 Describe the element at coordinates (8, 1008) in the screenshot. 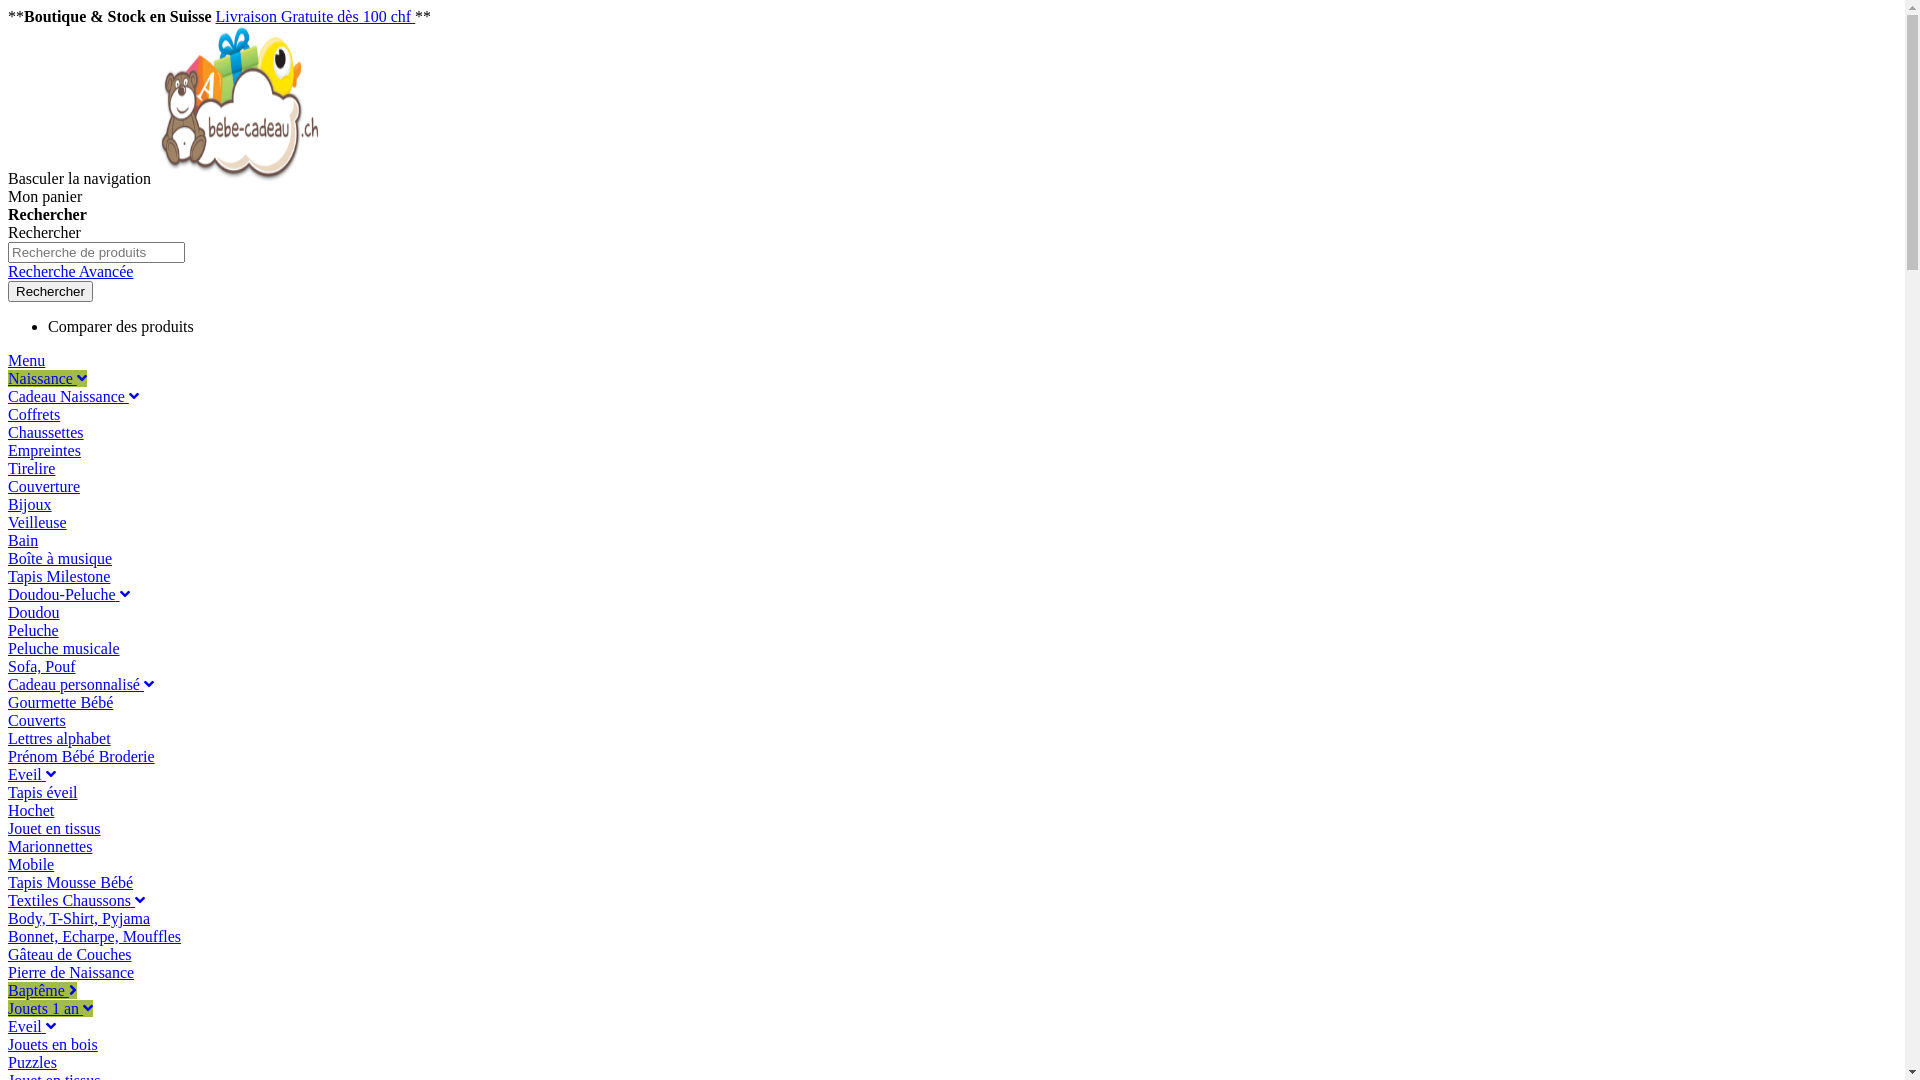

I see `'Jouets 1 an'` at that location.